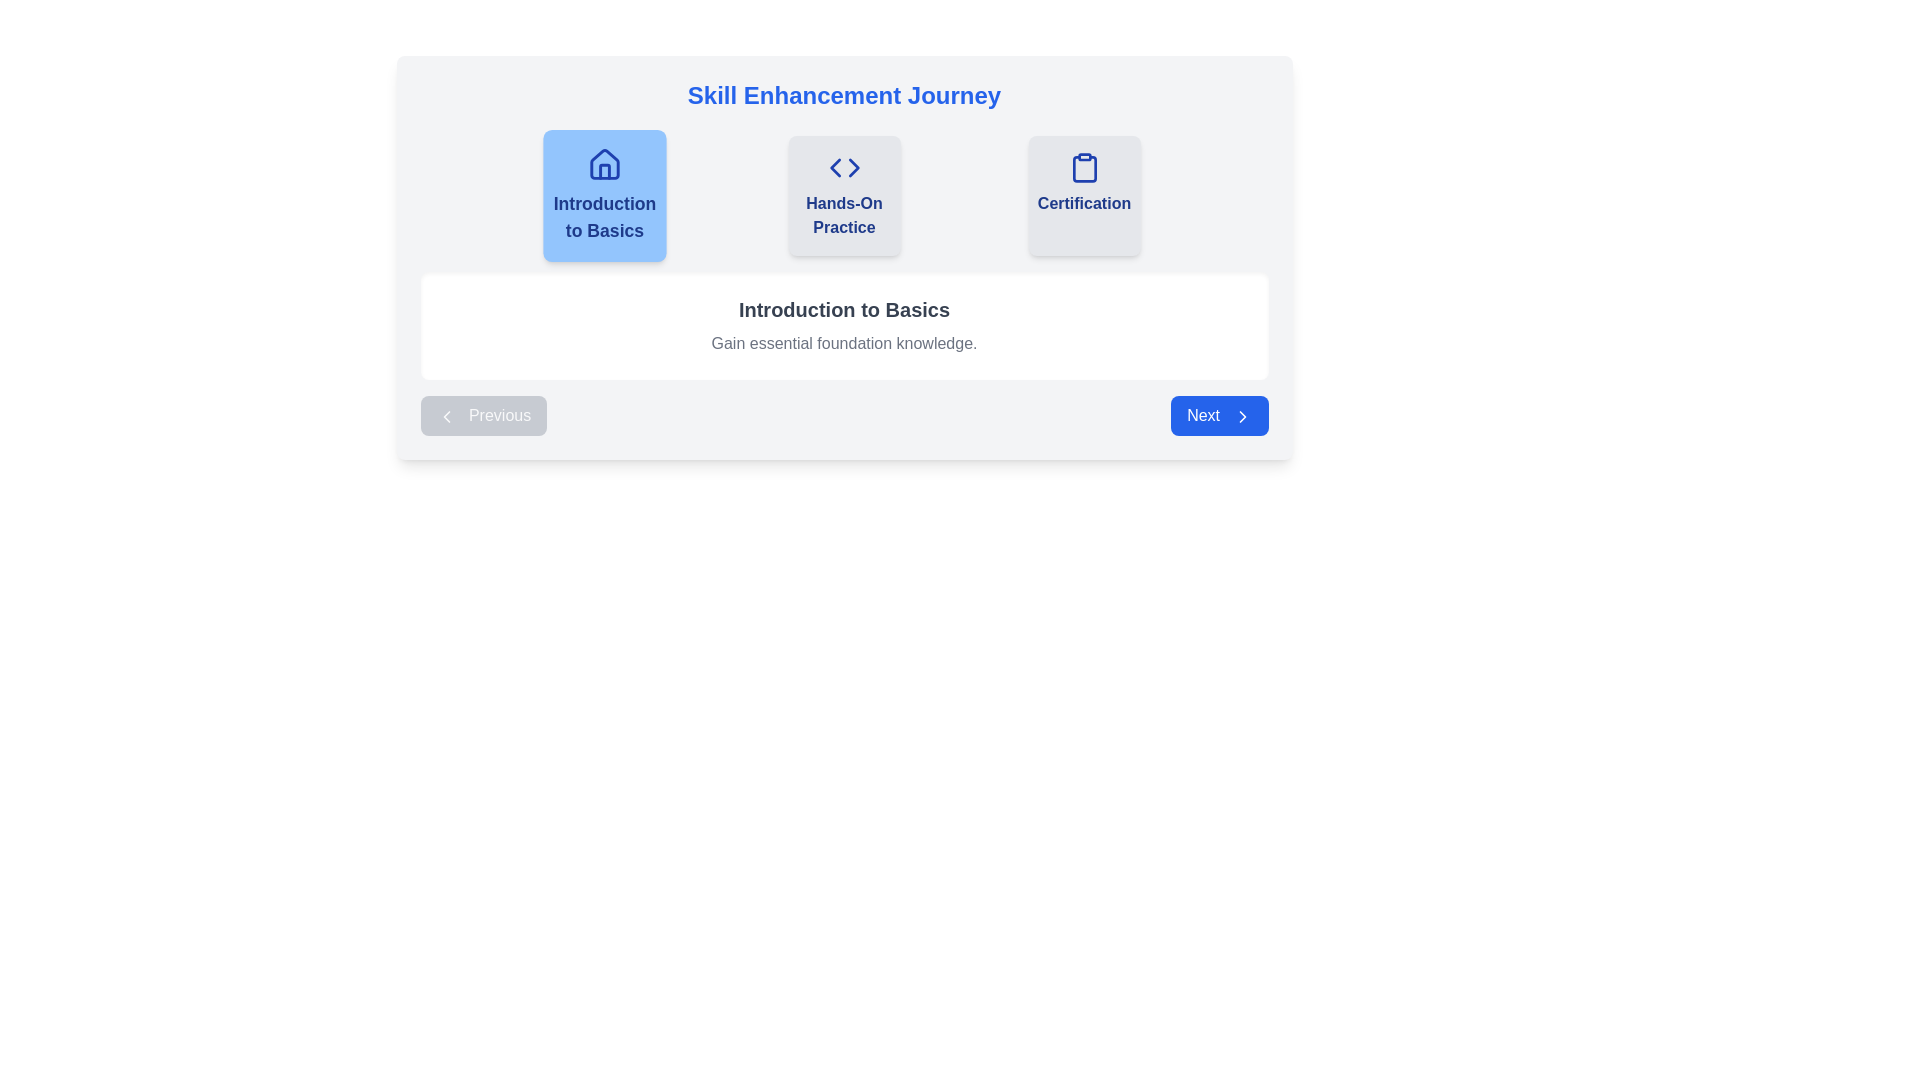 This screenshot has width=1920, height=1080. Describe the element at coordinates (1218, 415) in the screenshot. I see `the 'Next' button, which has a blue background, rounded corners, and white text with a rightward-pointing arrow icon` at that location.